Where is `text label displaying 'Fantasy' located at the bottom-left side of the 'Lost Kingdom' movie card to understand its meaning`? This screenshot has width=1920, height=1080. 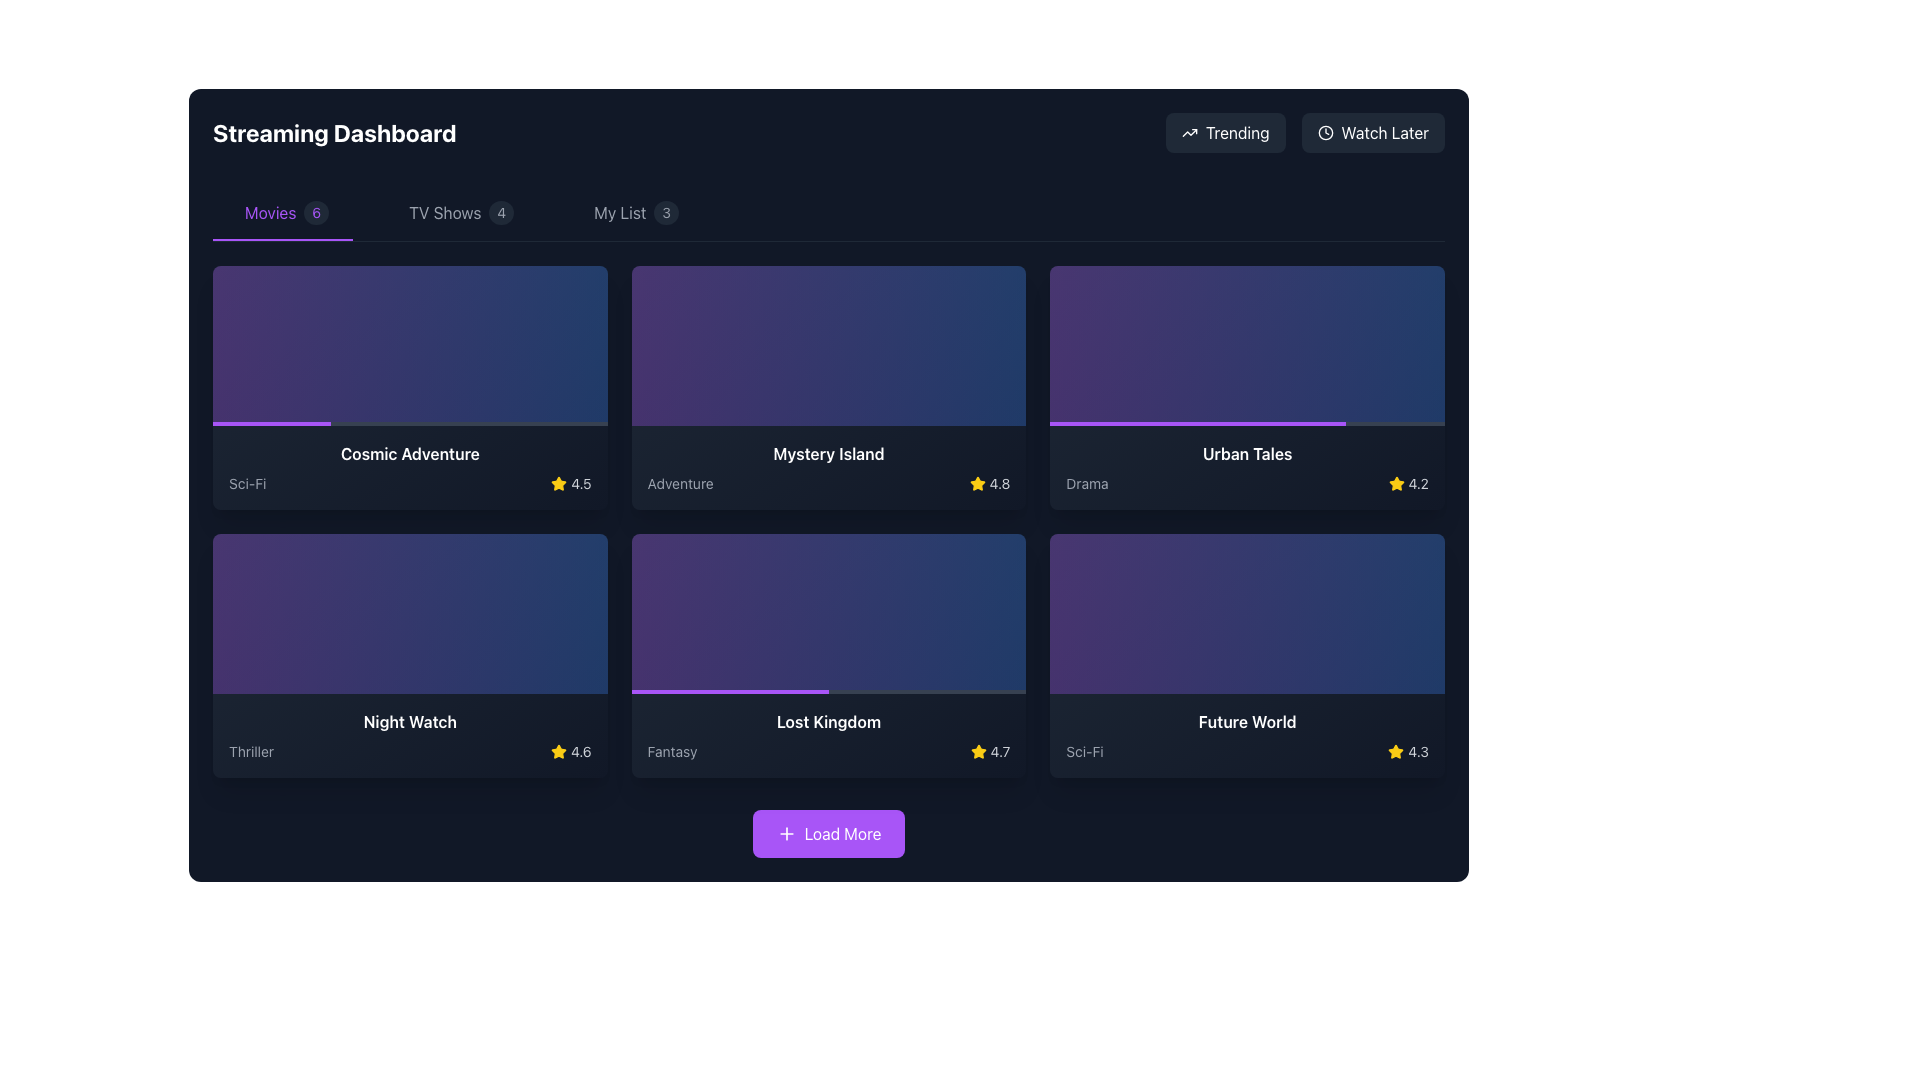
text label displaying 'Fantasy' located at the bottom-left side of the 'Lost Kingdom' movie card to understand its meaning is located at coordinates (672, 752).